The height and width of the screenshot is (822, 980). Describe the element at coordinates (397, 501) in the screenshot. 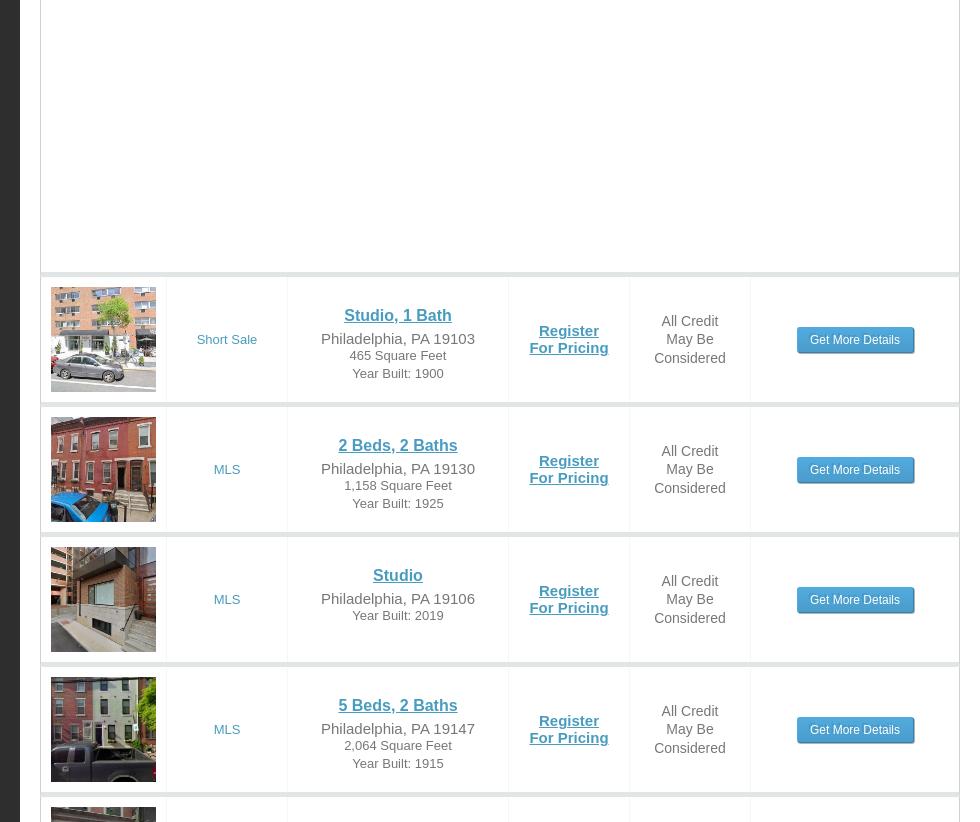

I see `'Year Built: 1925'` at that location.